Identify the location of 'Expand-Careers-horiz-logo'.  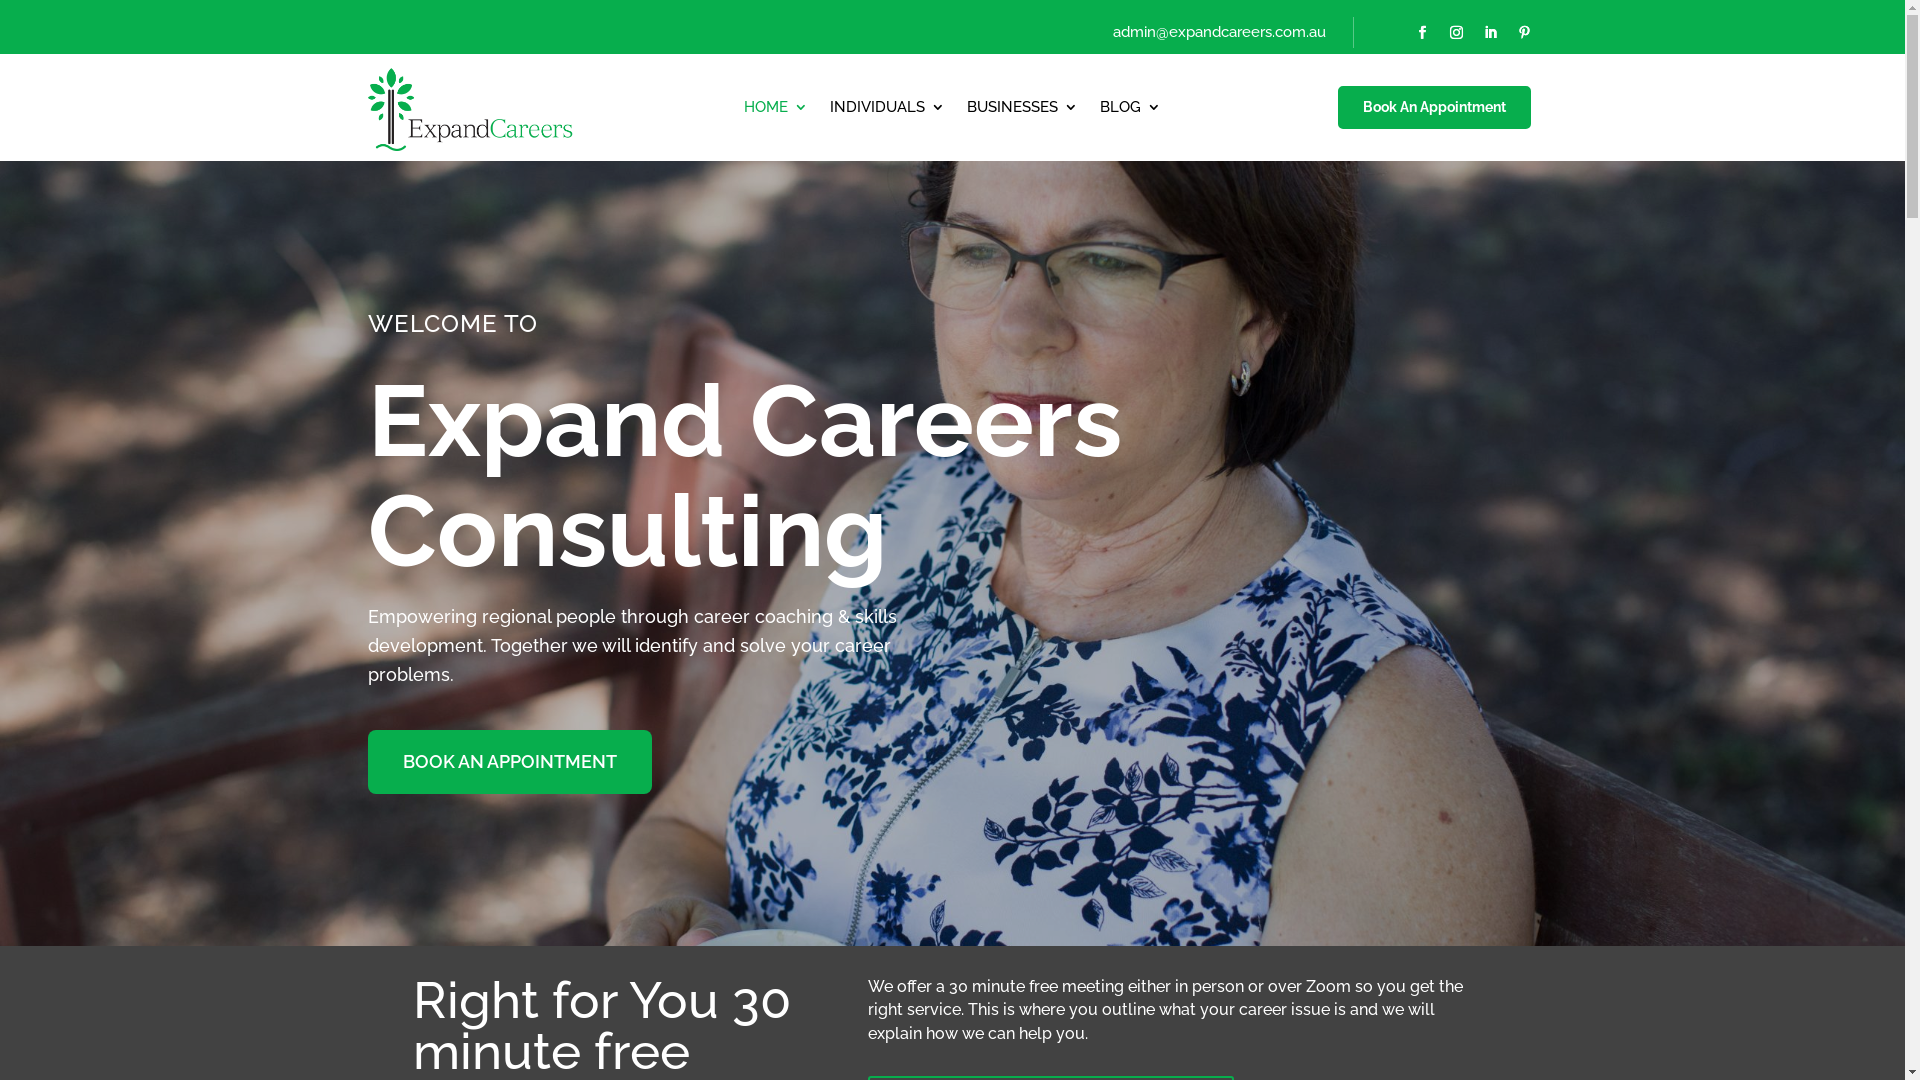
(368, 107).